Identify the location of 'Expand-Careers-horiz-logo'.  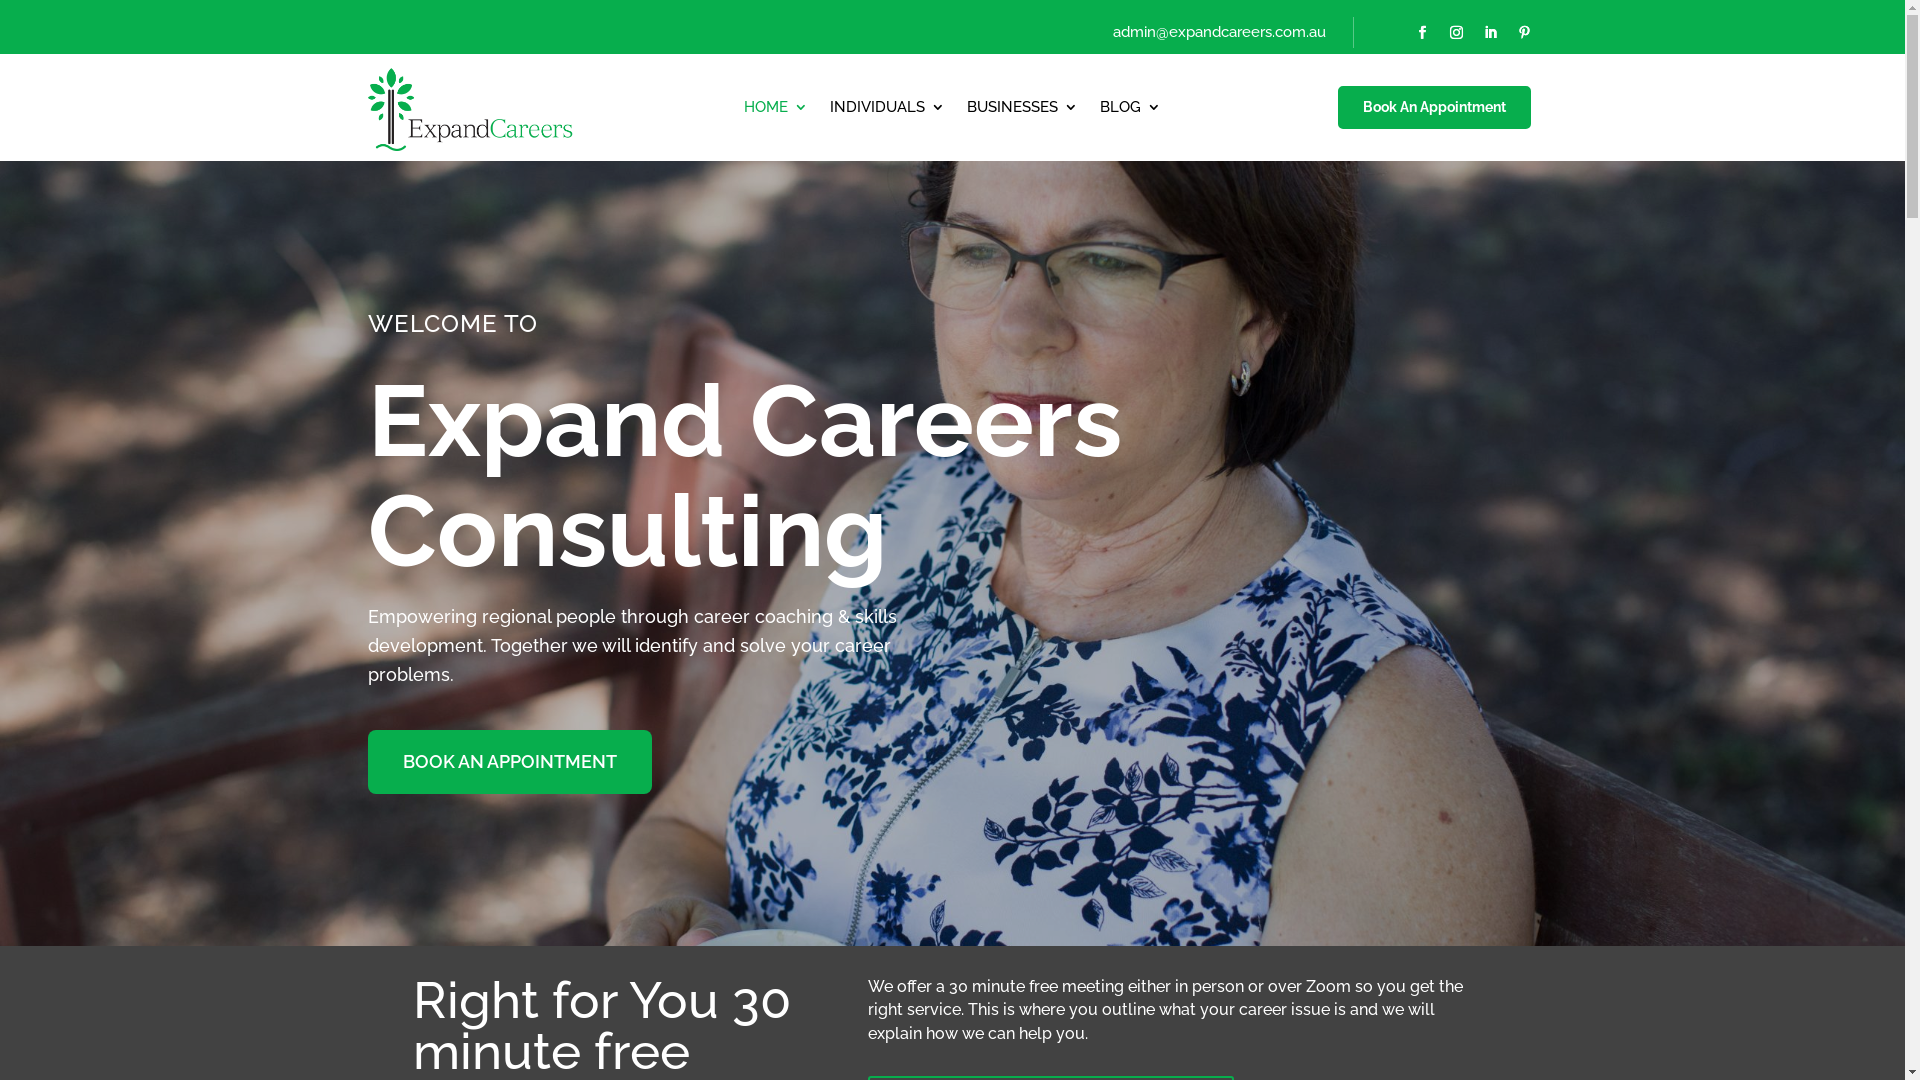
(368, 107).